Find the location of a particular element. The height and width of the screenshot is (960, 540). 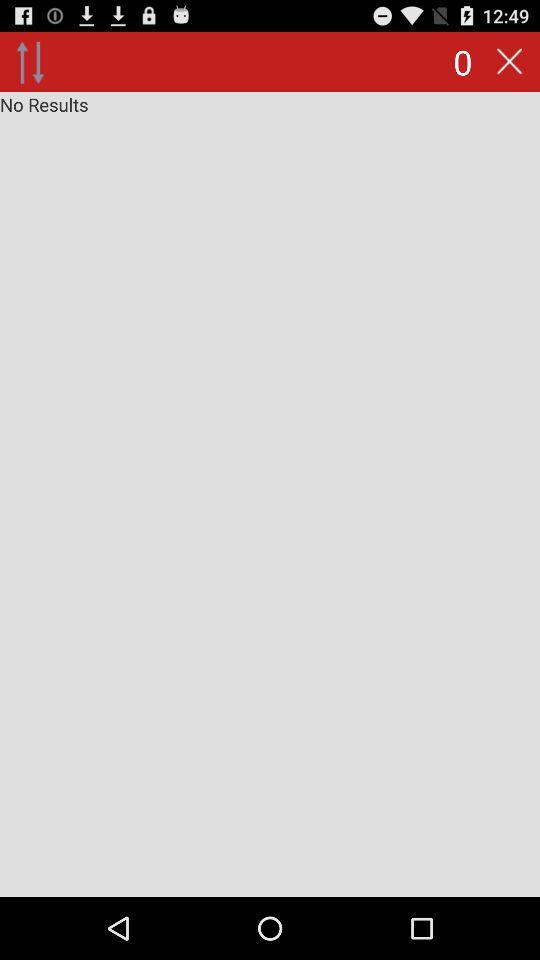

results found is located at coordinates (270, 493).